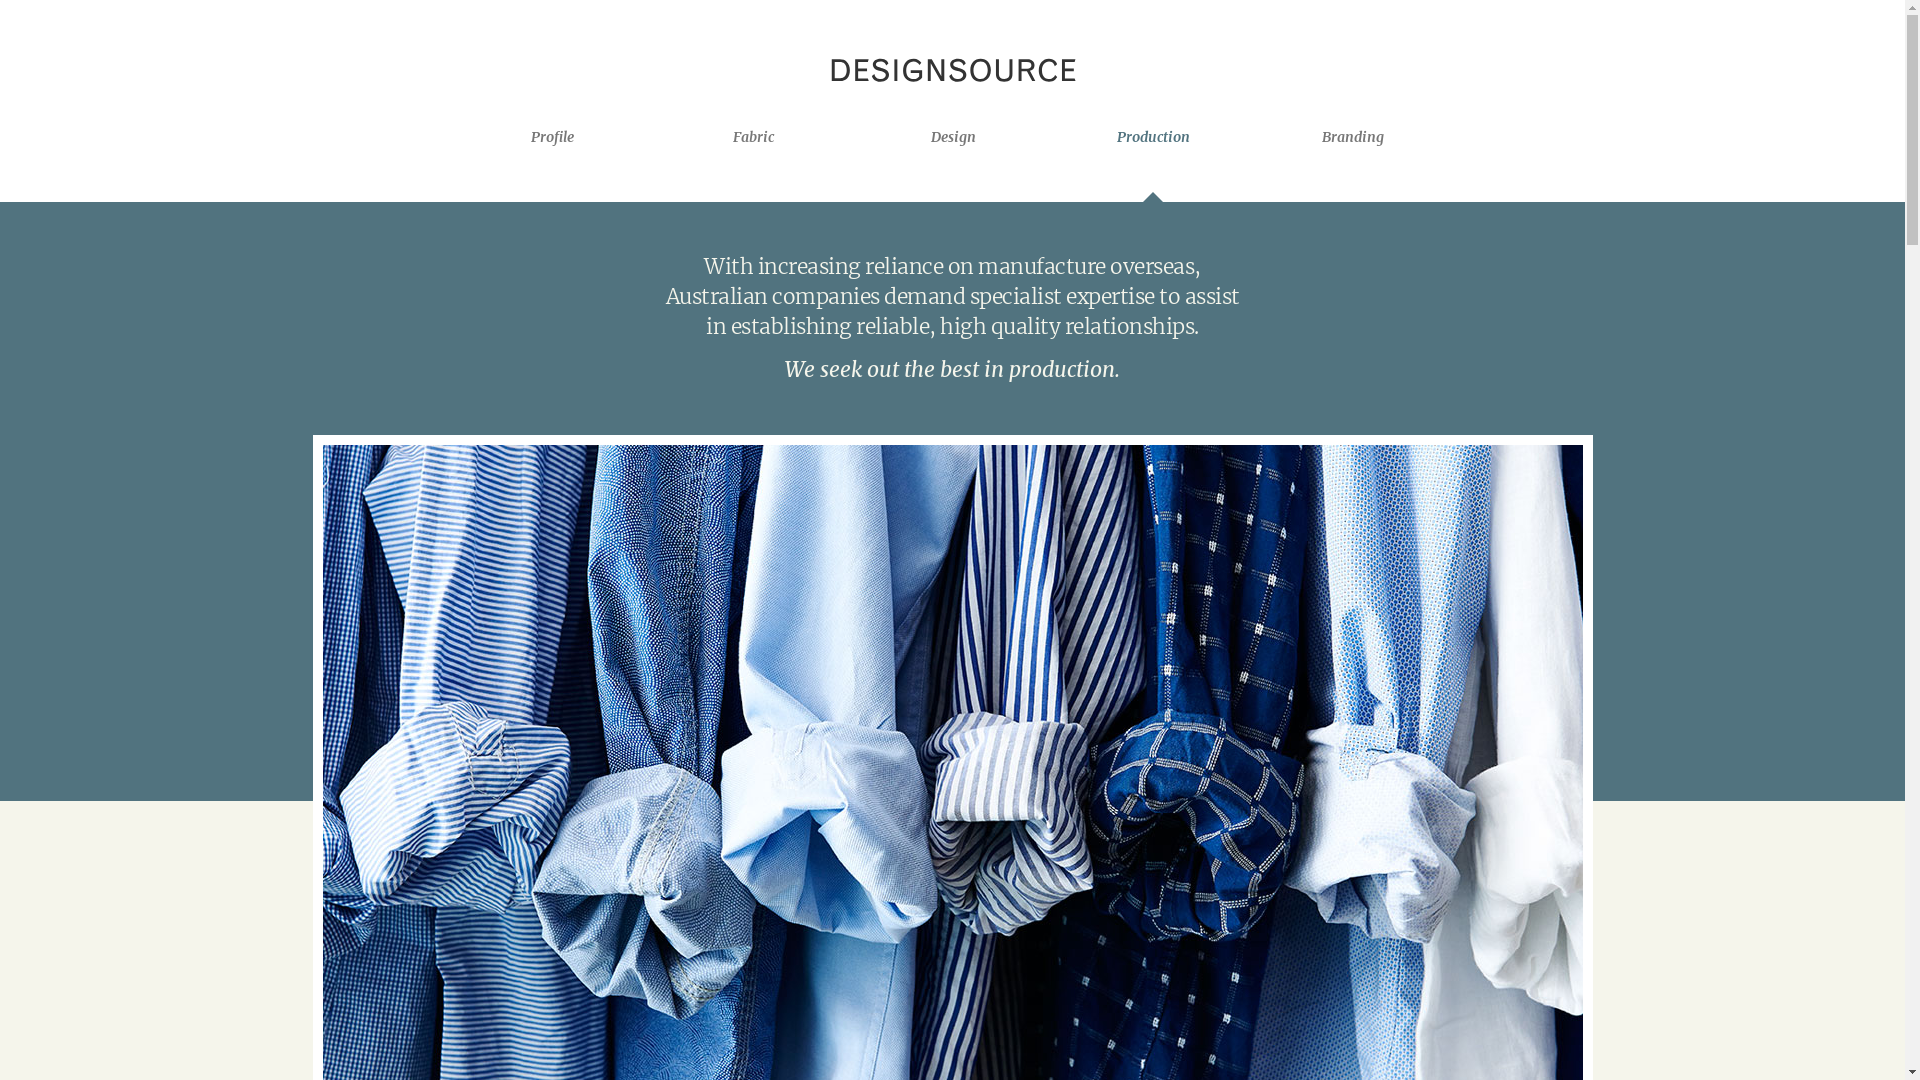  I want to click on 'Design', so click(952, 136).